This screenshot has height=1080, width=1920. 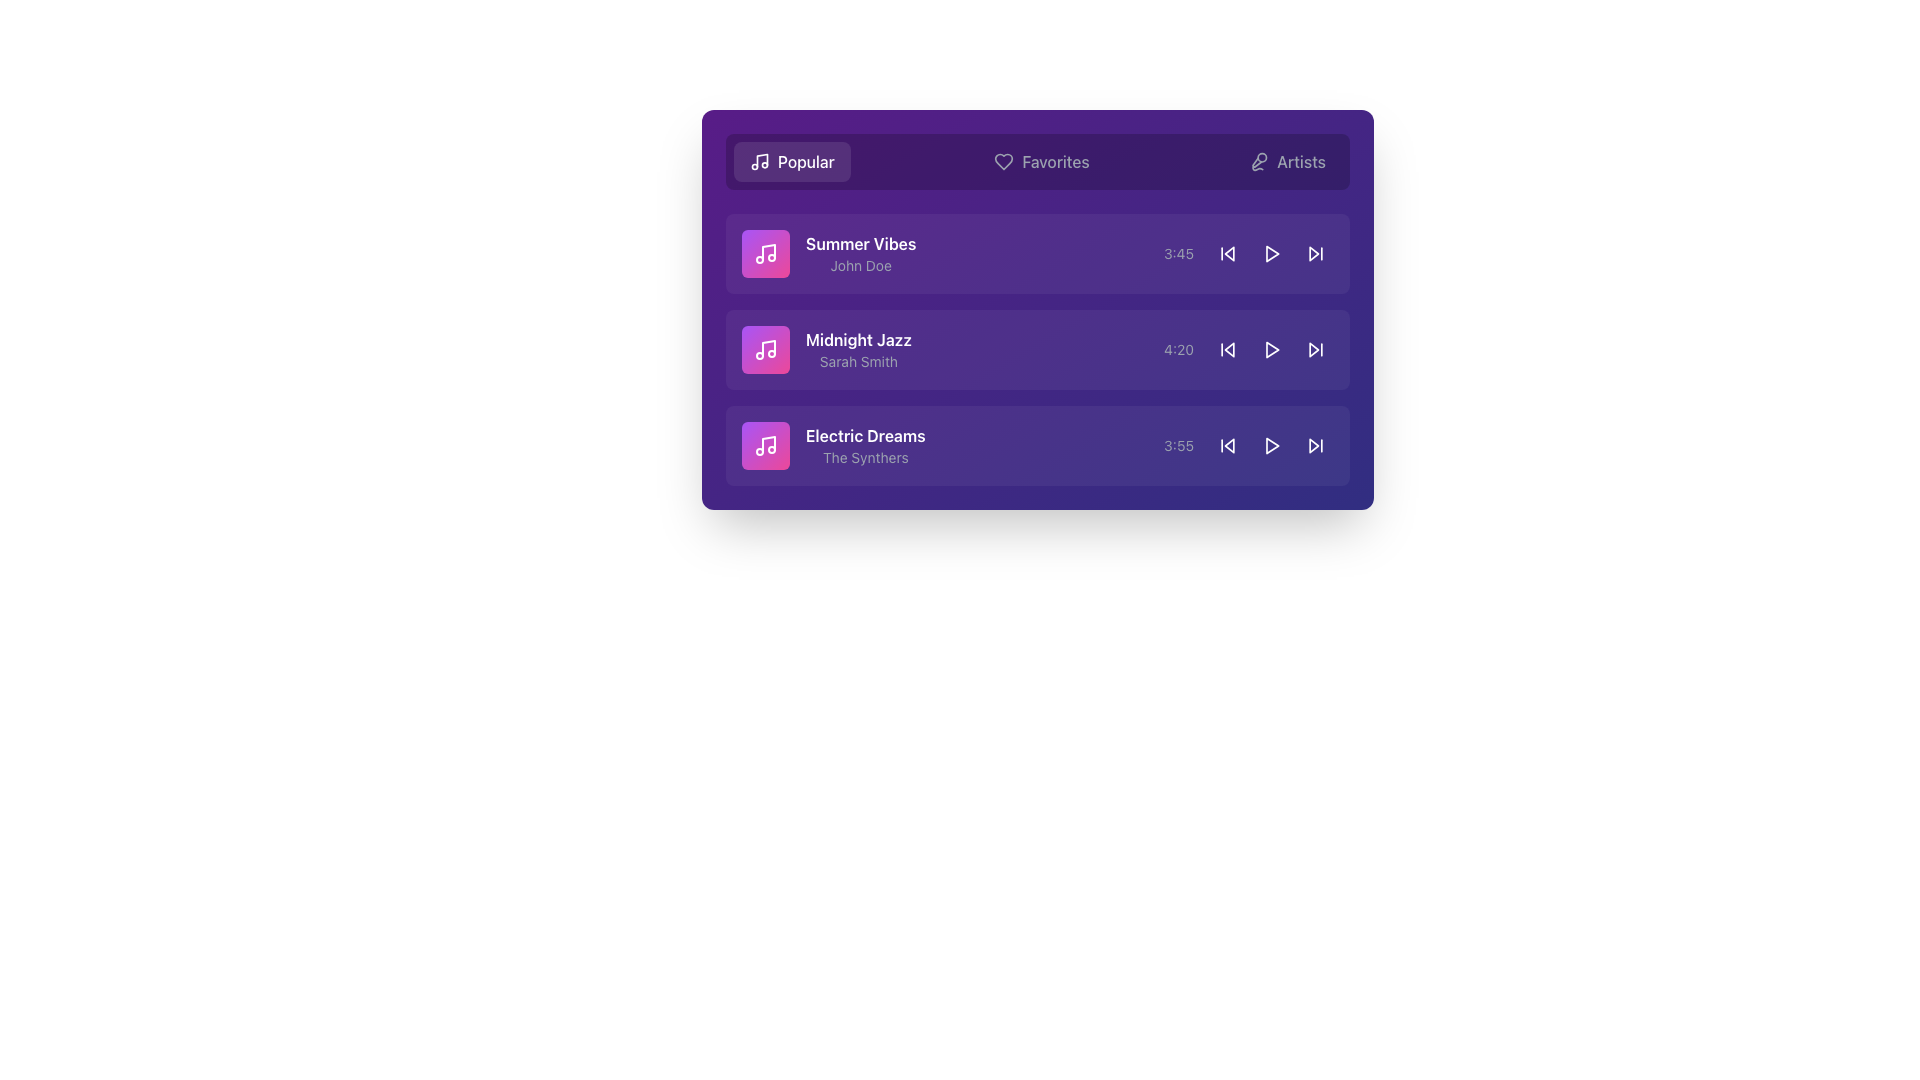 I want to click on the play button located at the rightmost end of the row displaying 'Midnight Jazz' by 'Sarah Smith', so click(x=1271, y=349).